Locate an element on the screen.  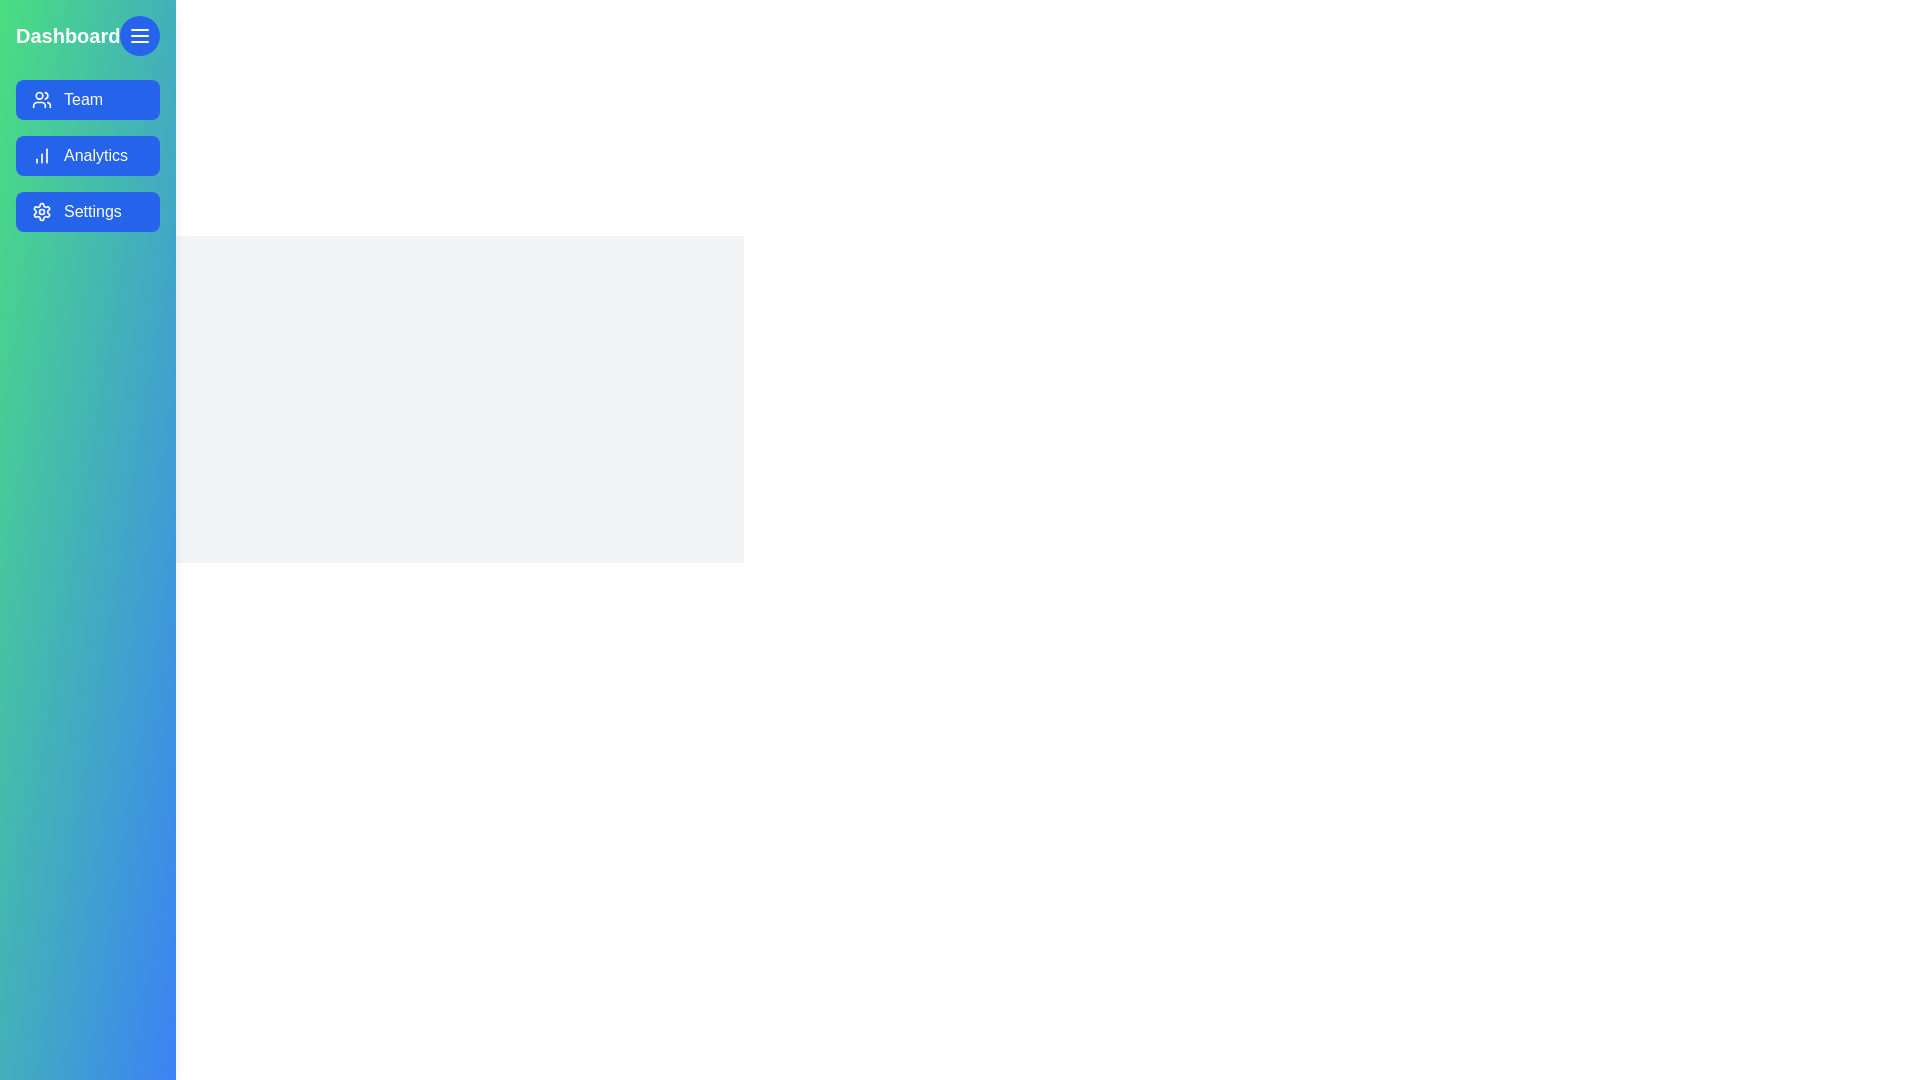
the menu item labeled Analytics is located at coordinates (87, 154).